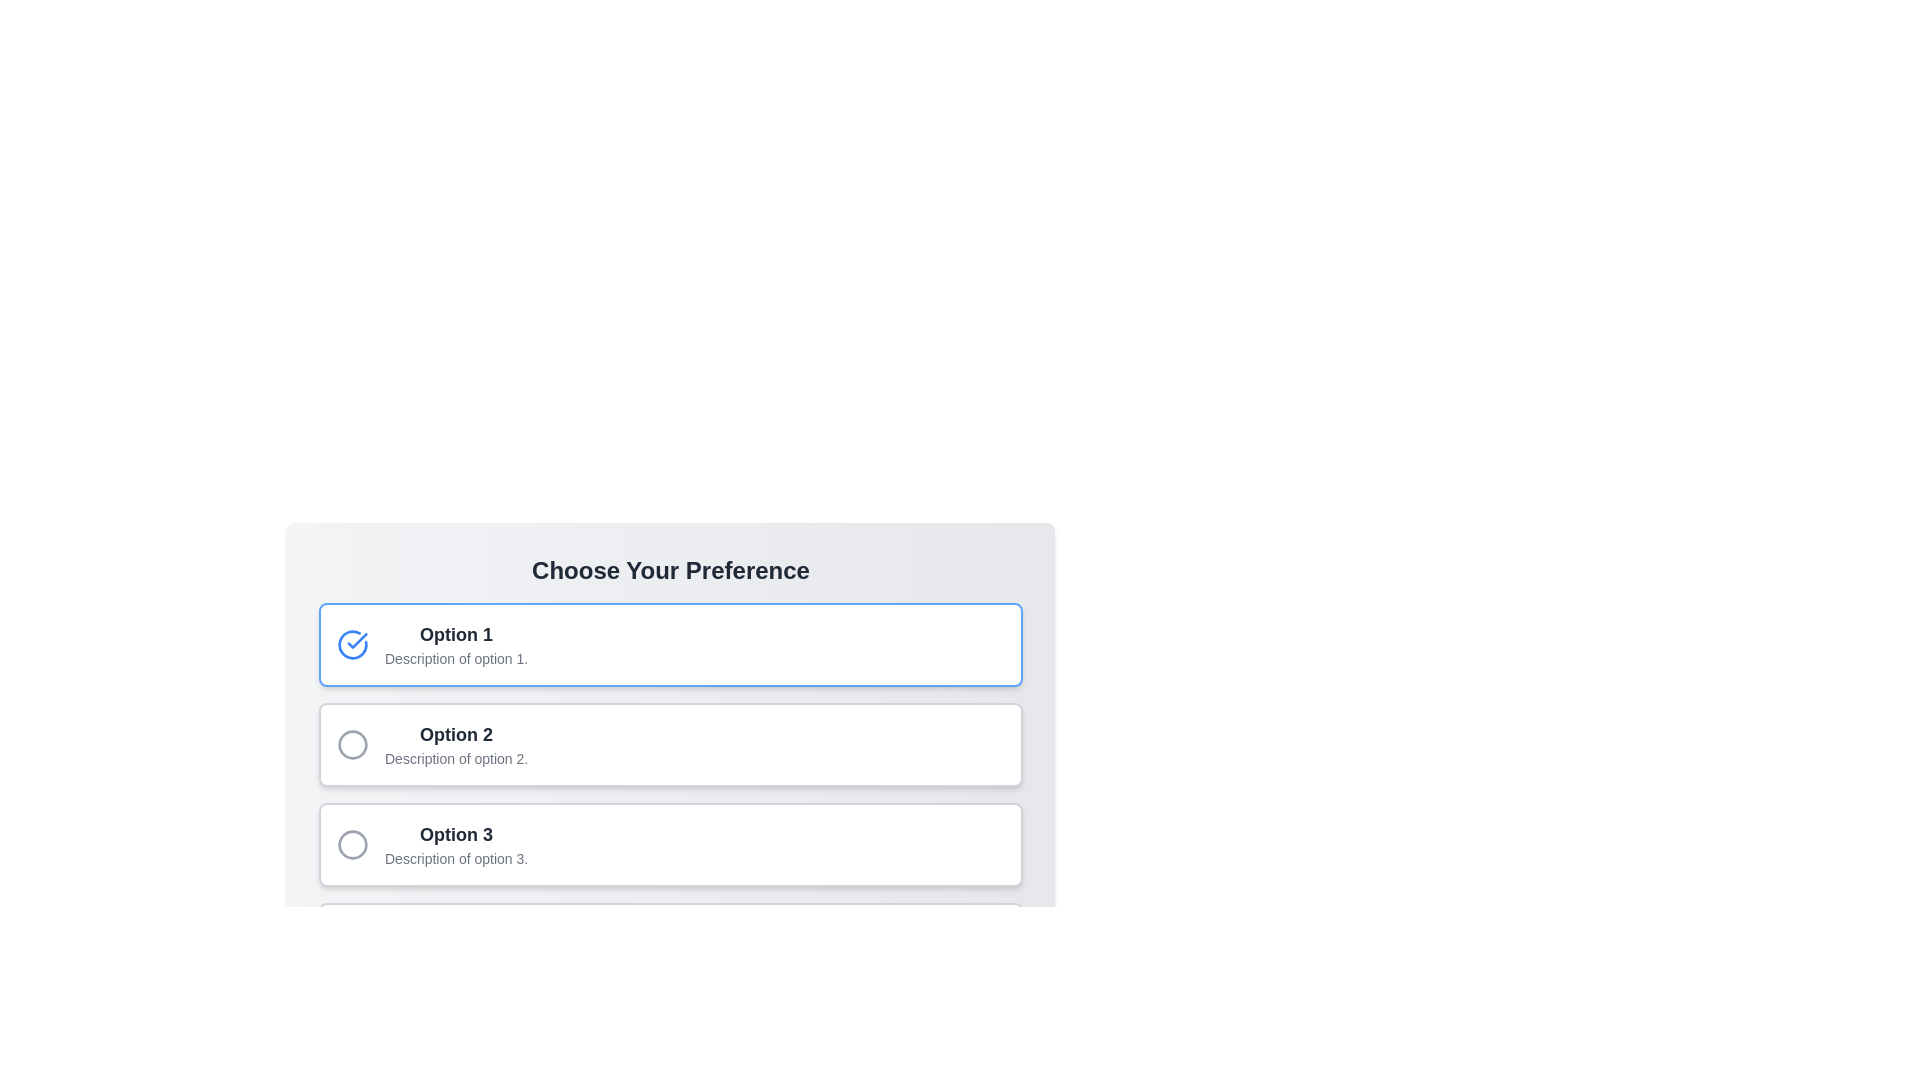 The image size is (1920, 1080). I want to click on the text element reading 'Description of option 1.' which is located below the bolded text 'Option 1' in the selectable card interface, so click(455, 659).